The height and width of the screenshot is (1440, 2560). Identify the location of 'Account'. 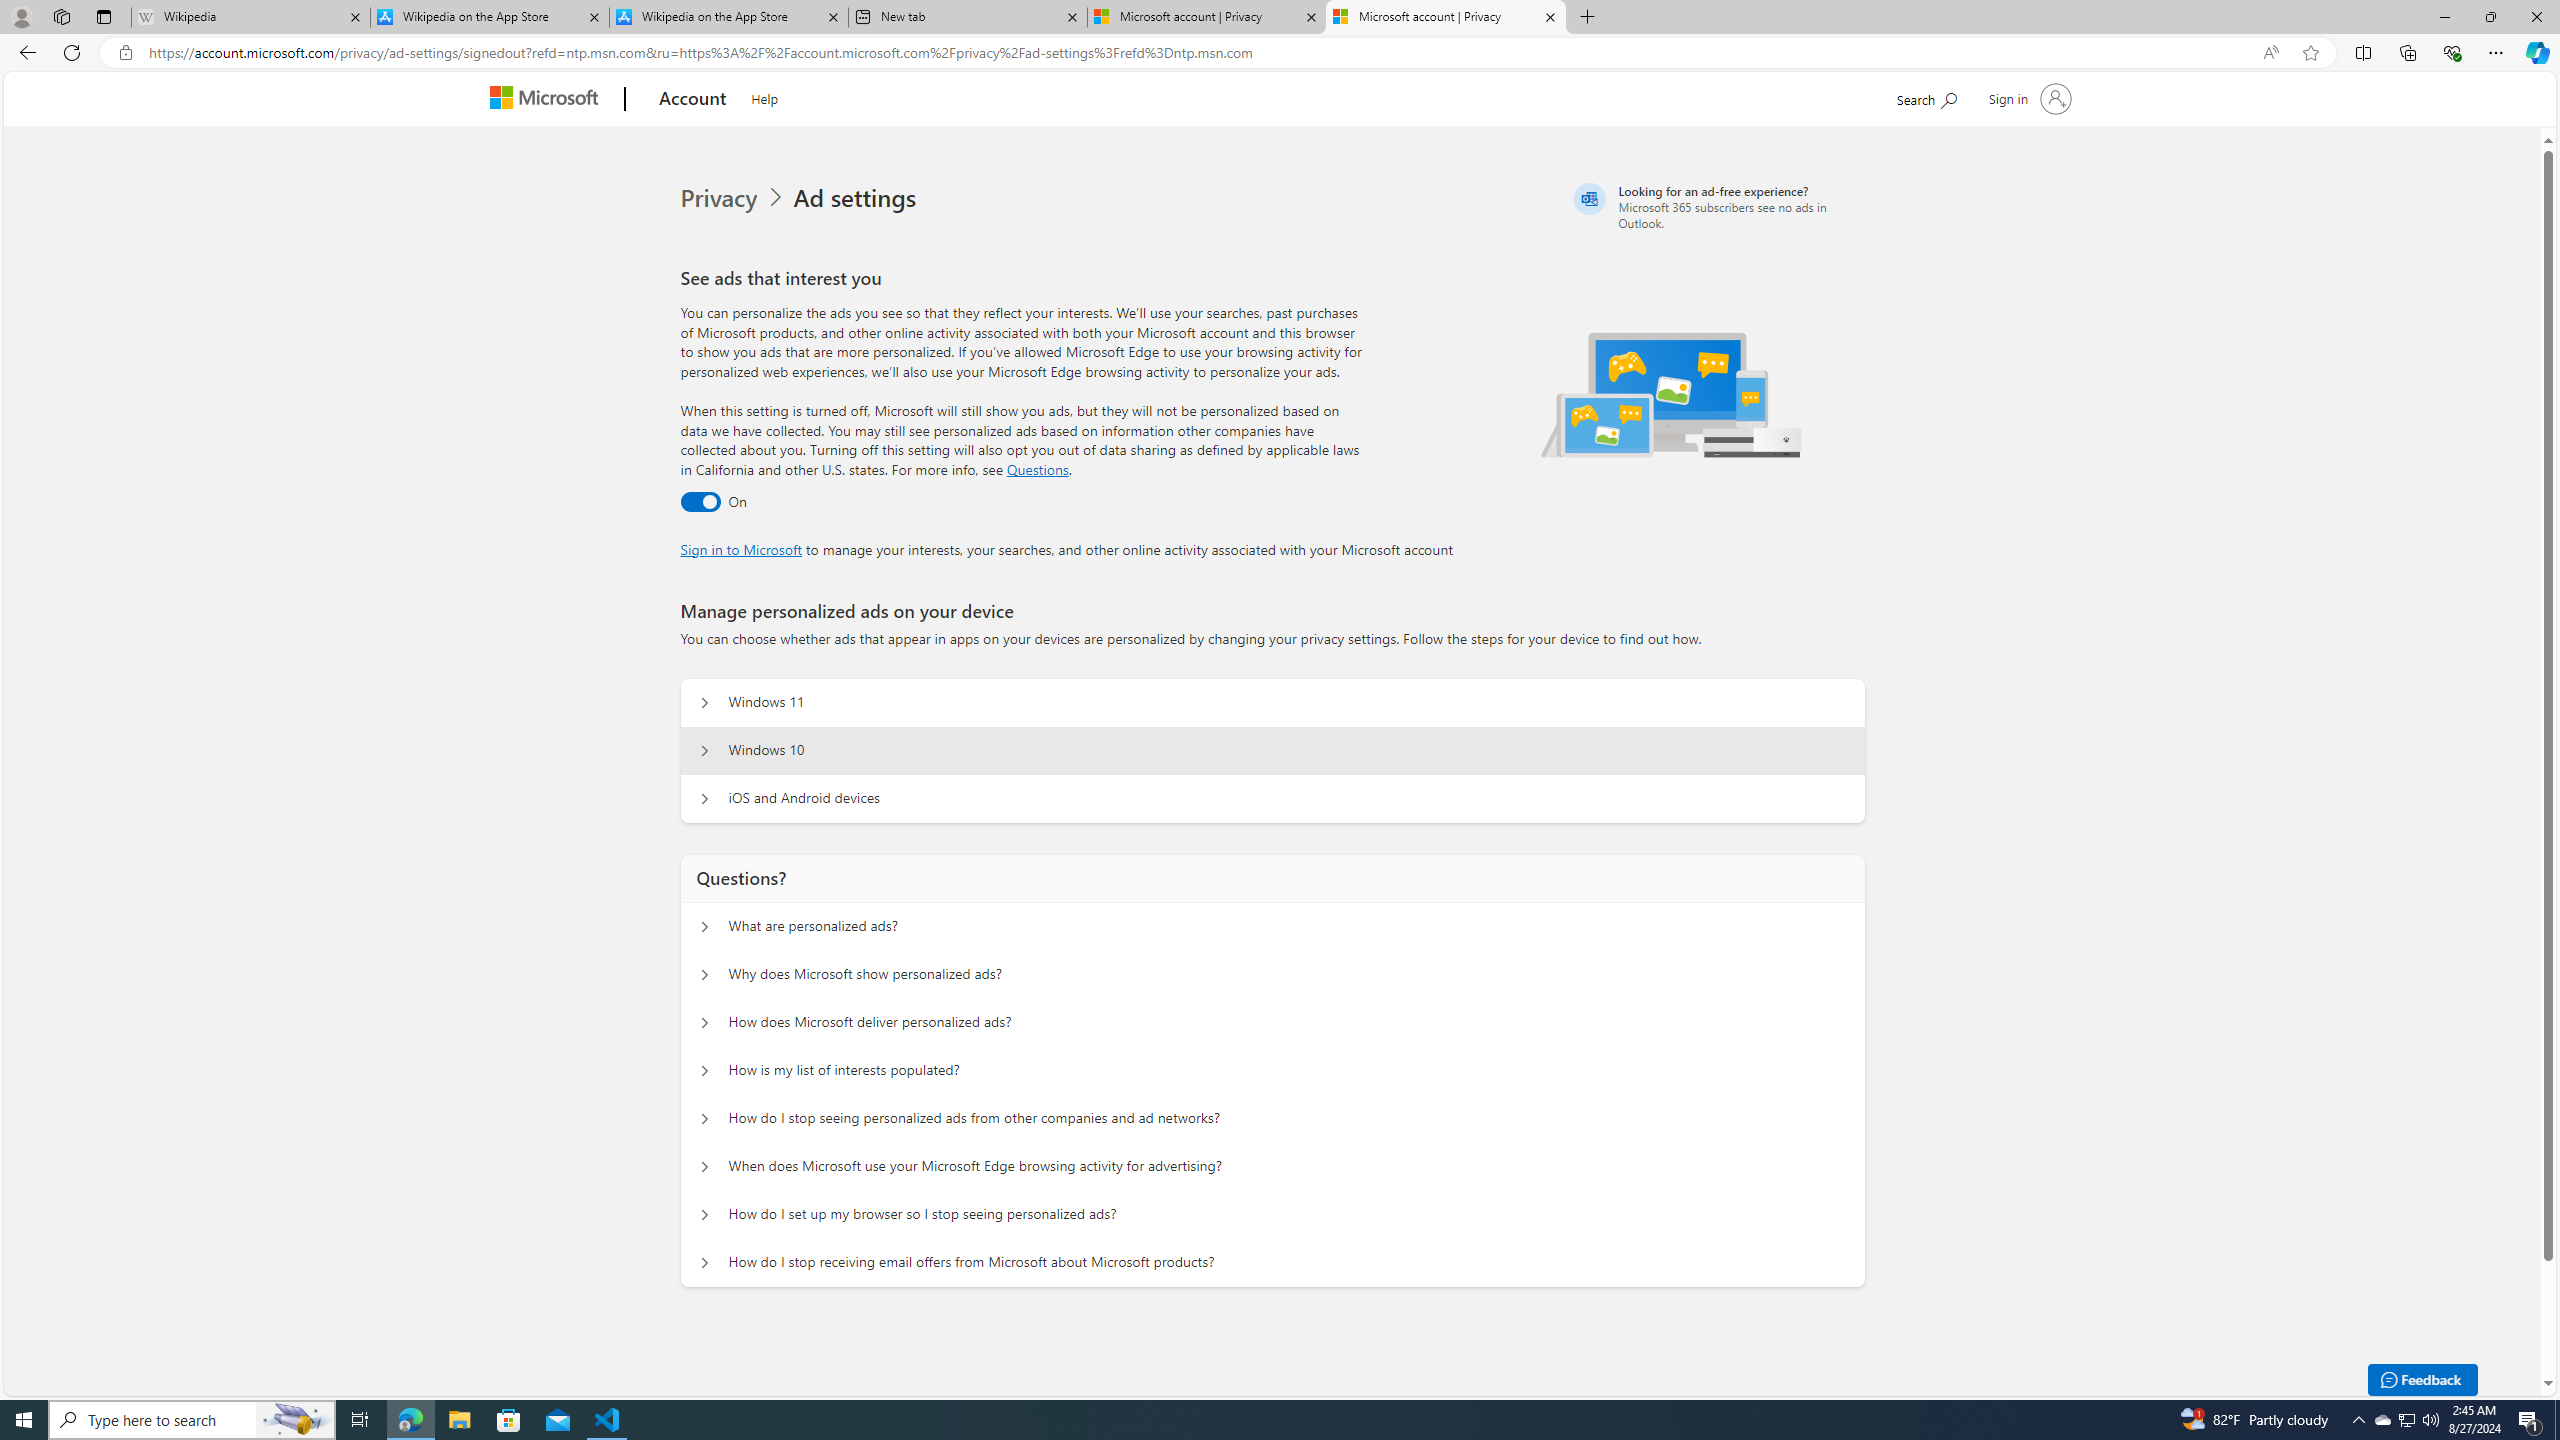
(692, 99).